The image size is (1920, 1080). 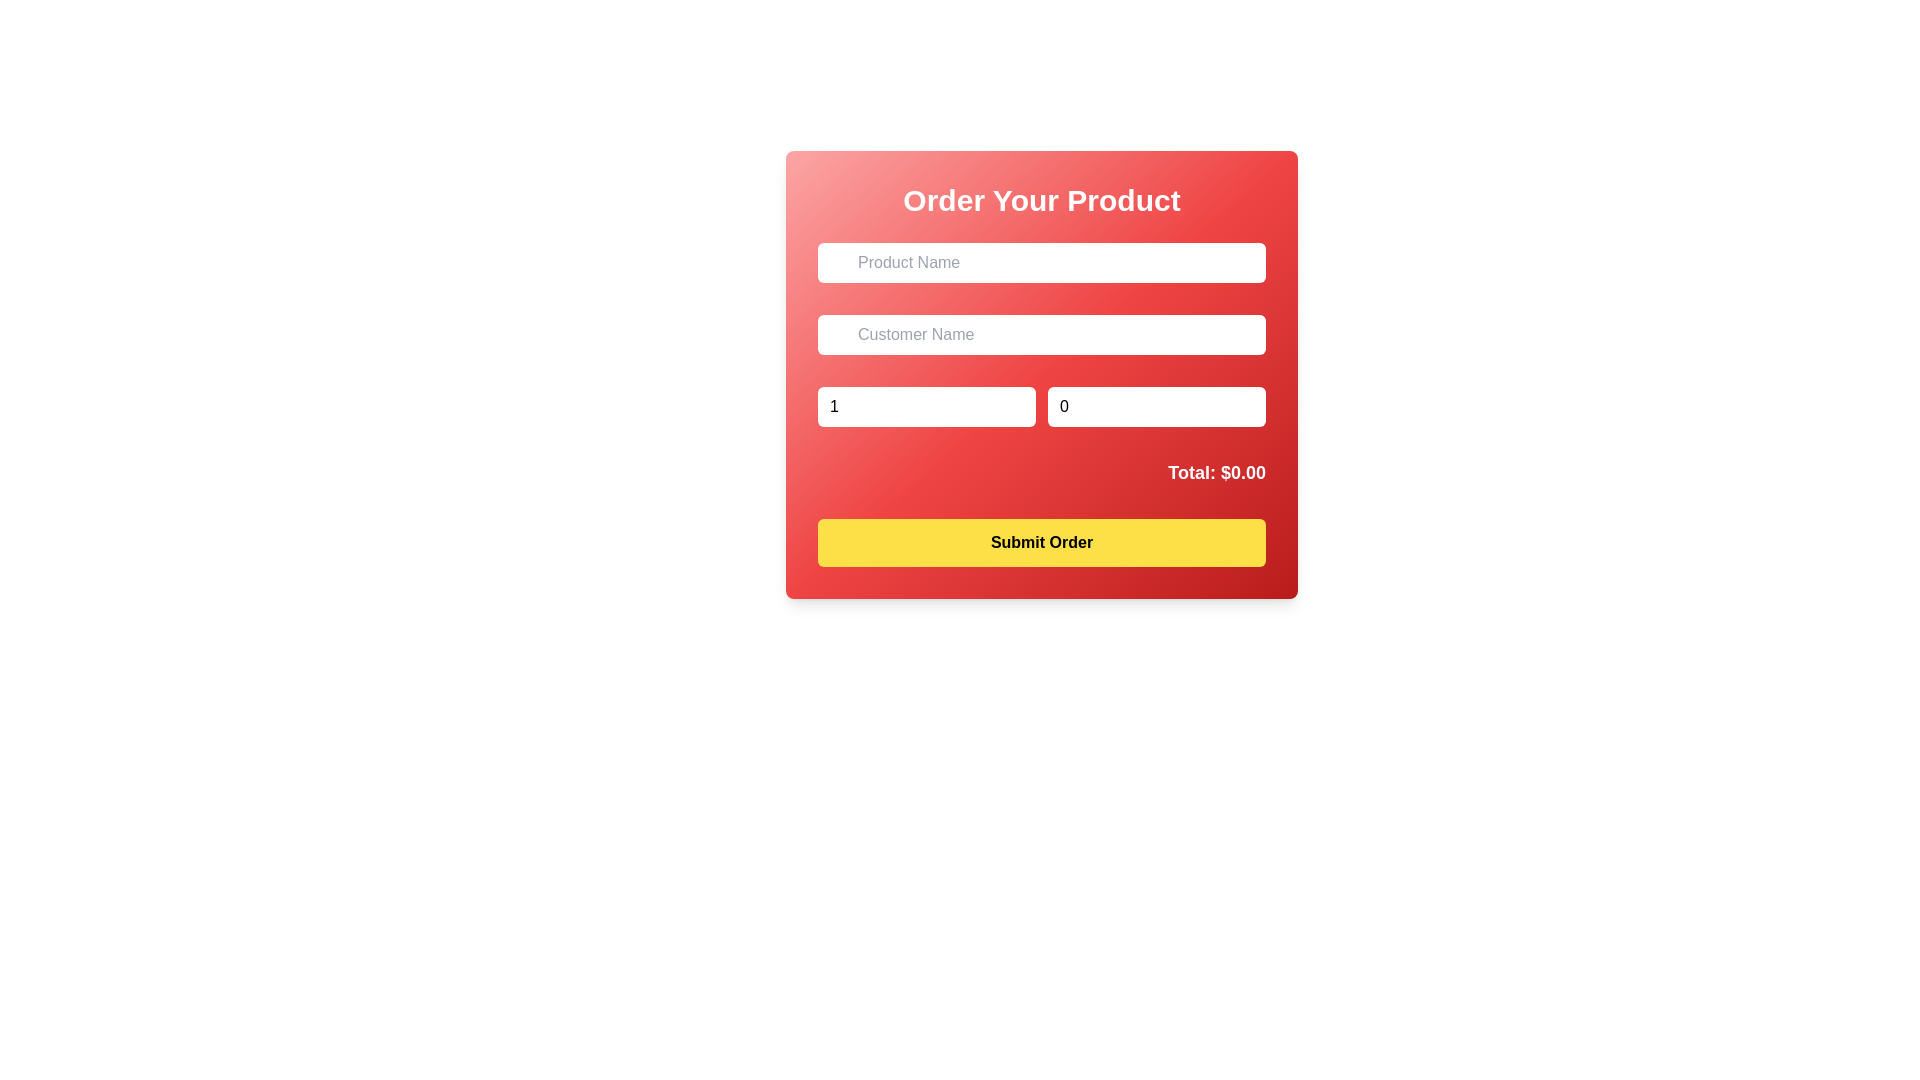 I want to click on the input box that allows the user to input a numeric value for the price per unit, located below the 'Customer Name' field and to the right of the 'Quantity' input box, so click(x=1156, y=406).